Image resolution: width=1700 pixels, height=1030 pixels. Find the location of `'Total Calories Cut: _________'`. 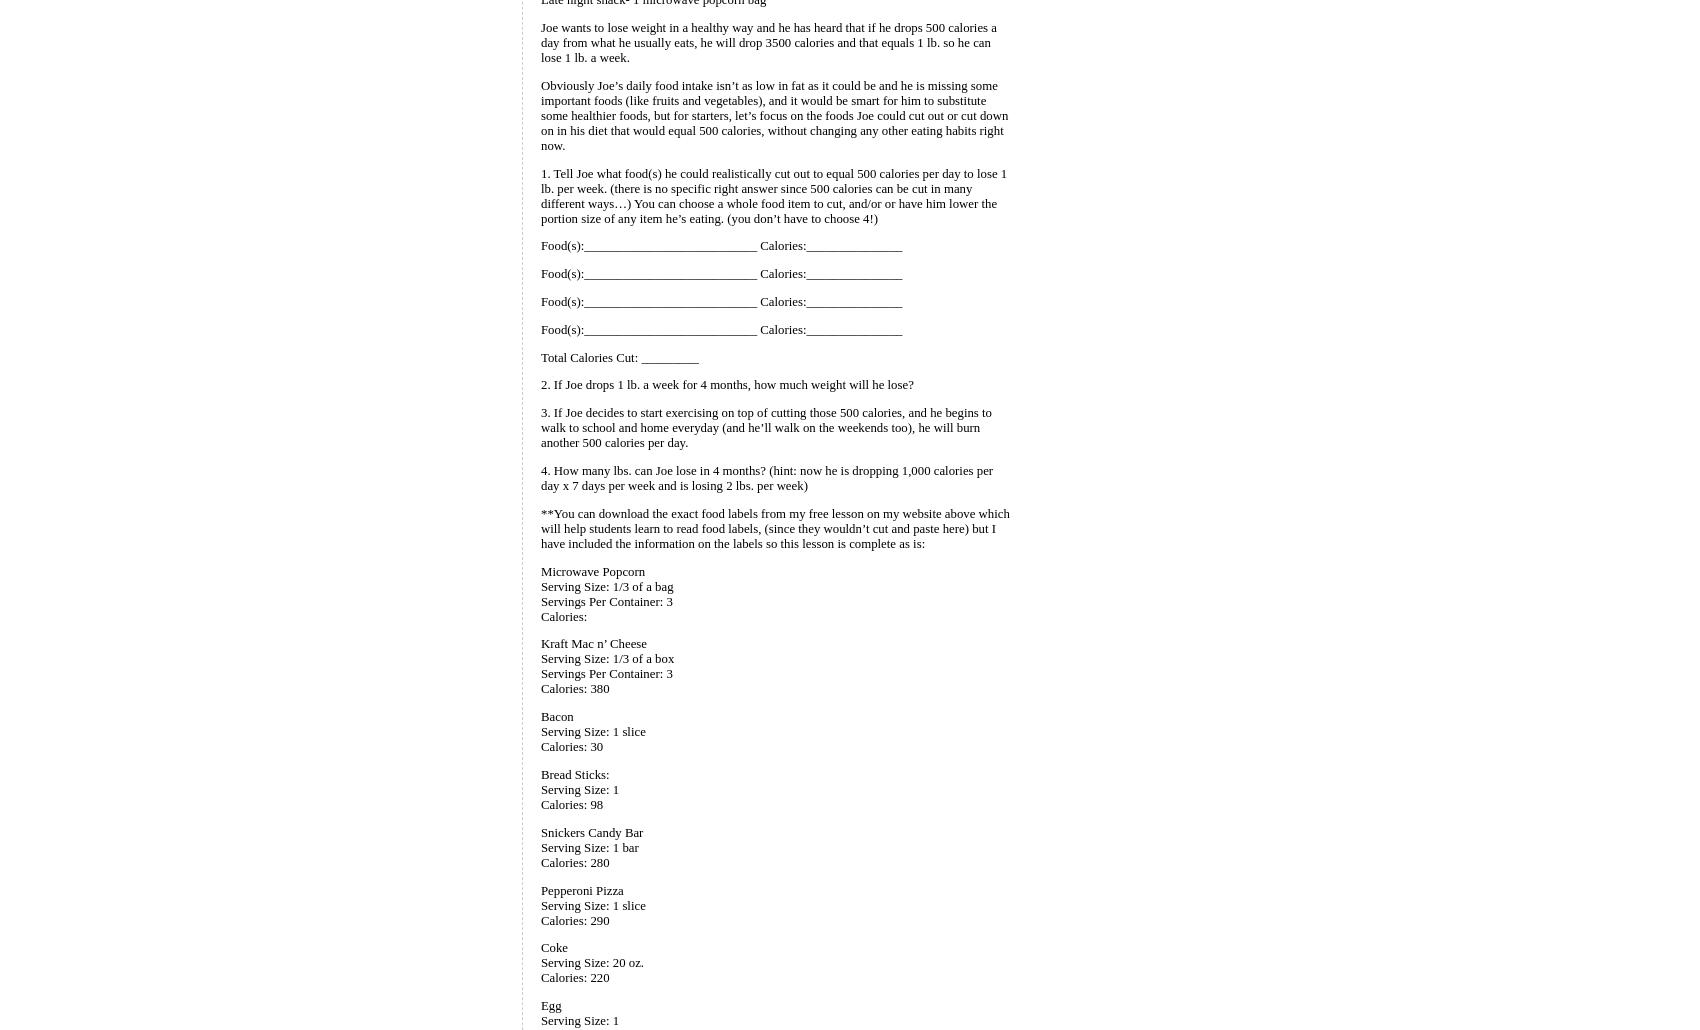

'Total Calories Cut: _________' is located at coordinates (618, 356).